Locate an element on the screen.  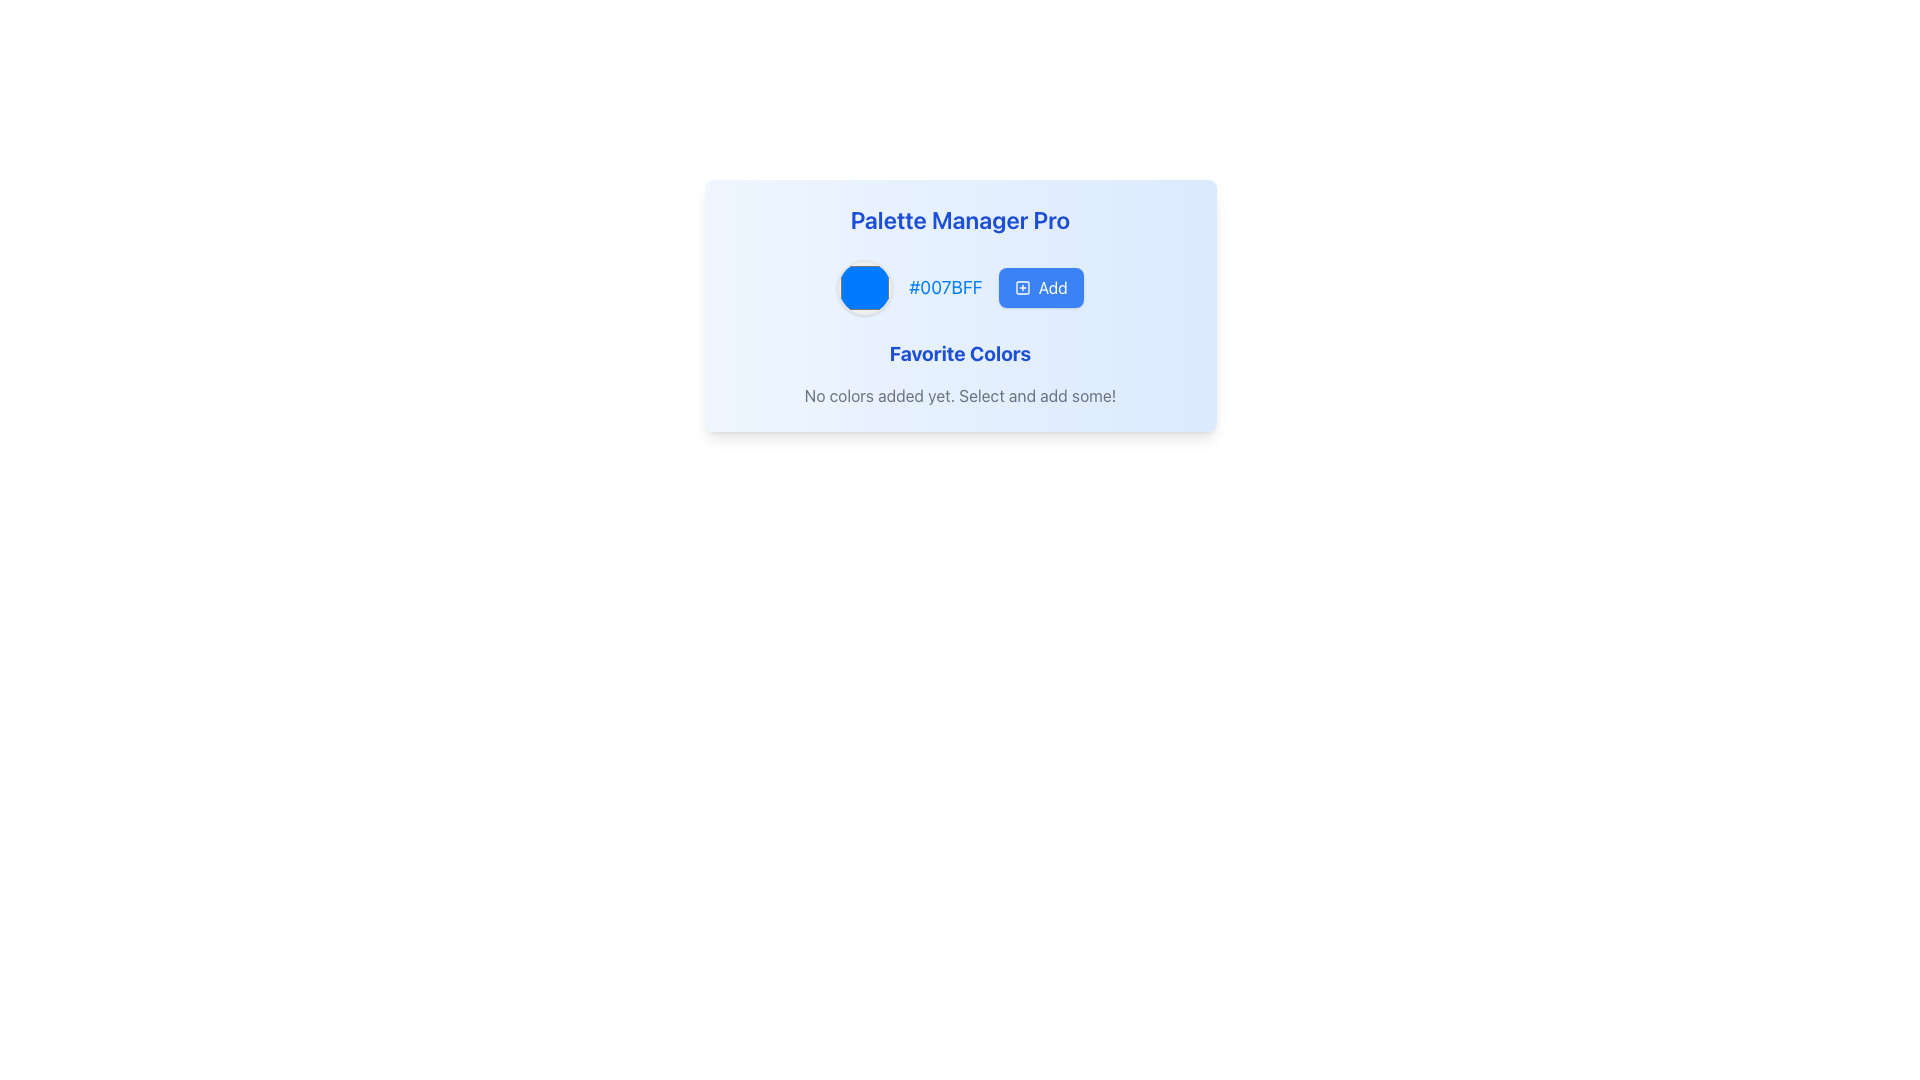
the small blue square icon with a plus sign inside, located to the left of the text 'Add' in the button group at the top-right section of the card layout is located at coordinates (1022, 288).